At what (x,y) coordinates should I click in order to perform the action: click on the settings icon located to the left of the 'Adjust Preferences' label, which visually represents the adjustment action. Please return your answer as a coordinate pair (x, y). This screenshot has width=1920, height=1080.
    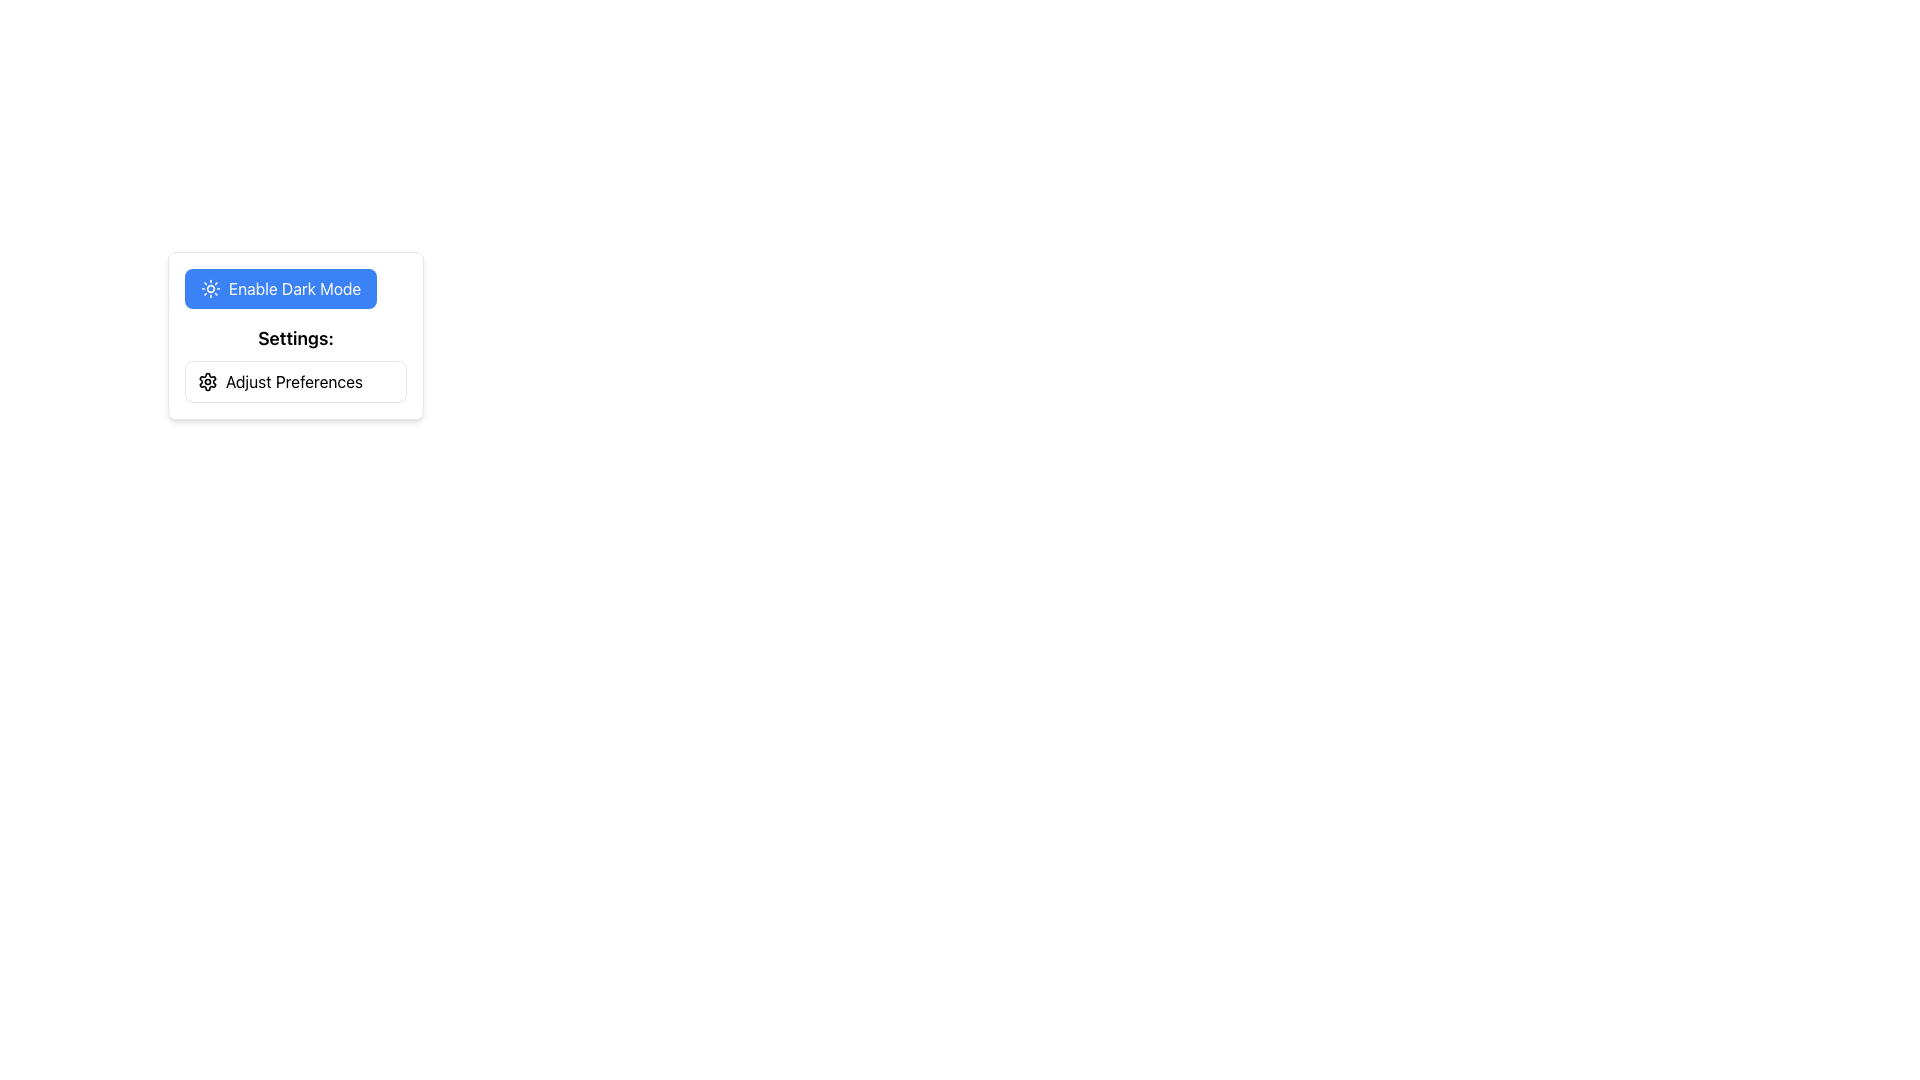
    Looking at the image, I should click on (207, 381).